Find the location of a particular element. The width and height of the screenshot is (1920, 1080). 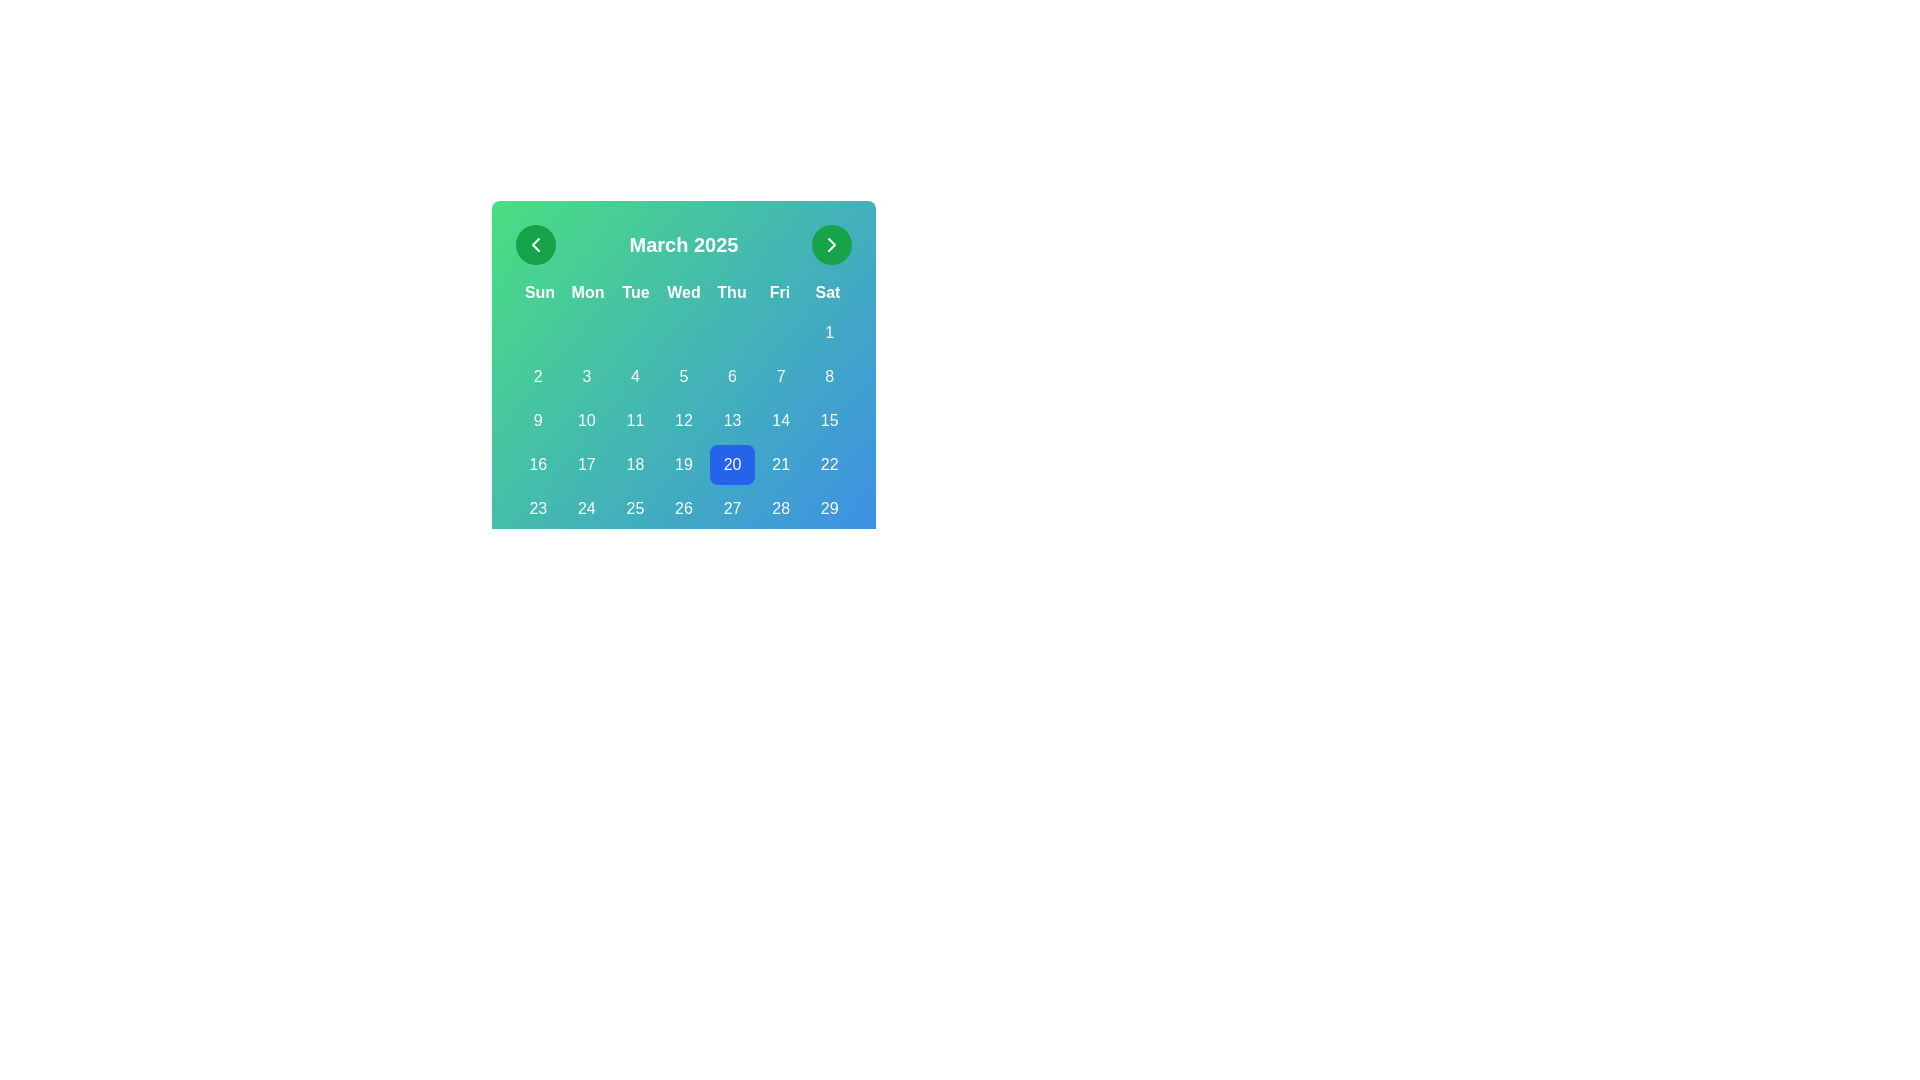

the left-facing chevron arrow icon within the circular green button located in the top-left corner of the calendar interface is located at coordinates (536, 244).